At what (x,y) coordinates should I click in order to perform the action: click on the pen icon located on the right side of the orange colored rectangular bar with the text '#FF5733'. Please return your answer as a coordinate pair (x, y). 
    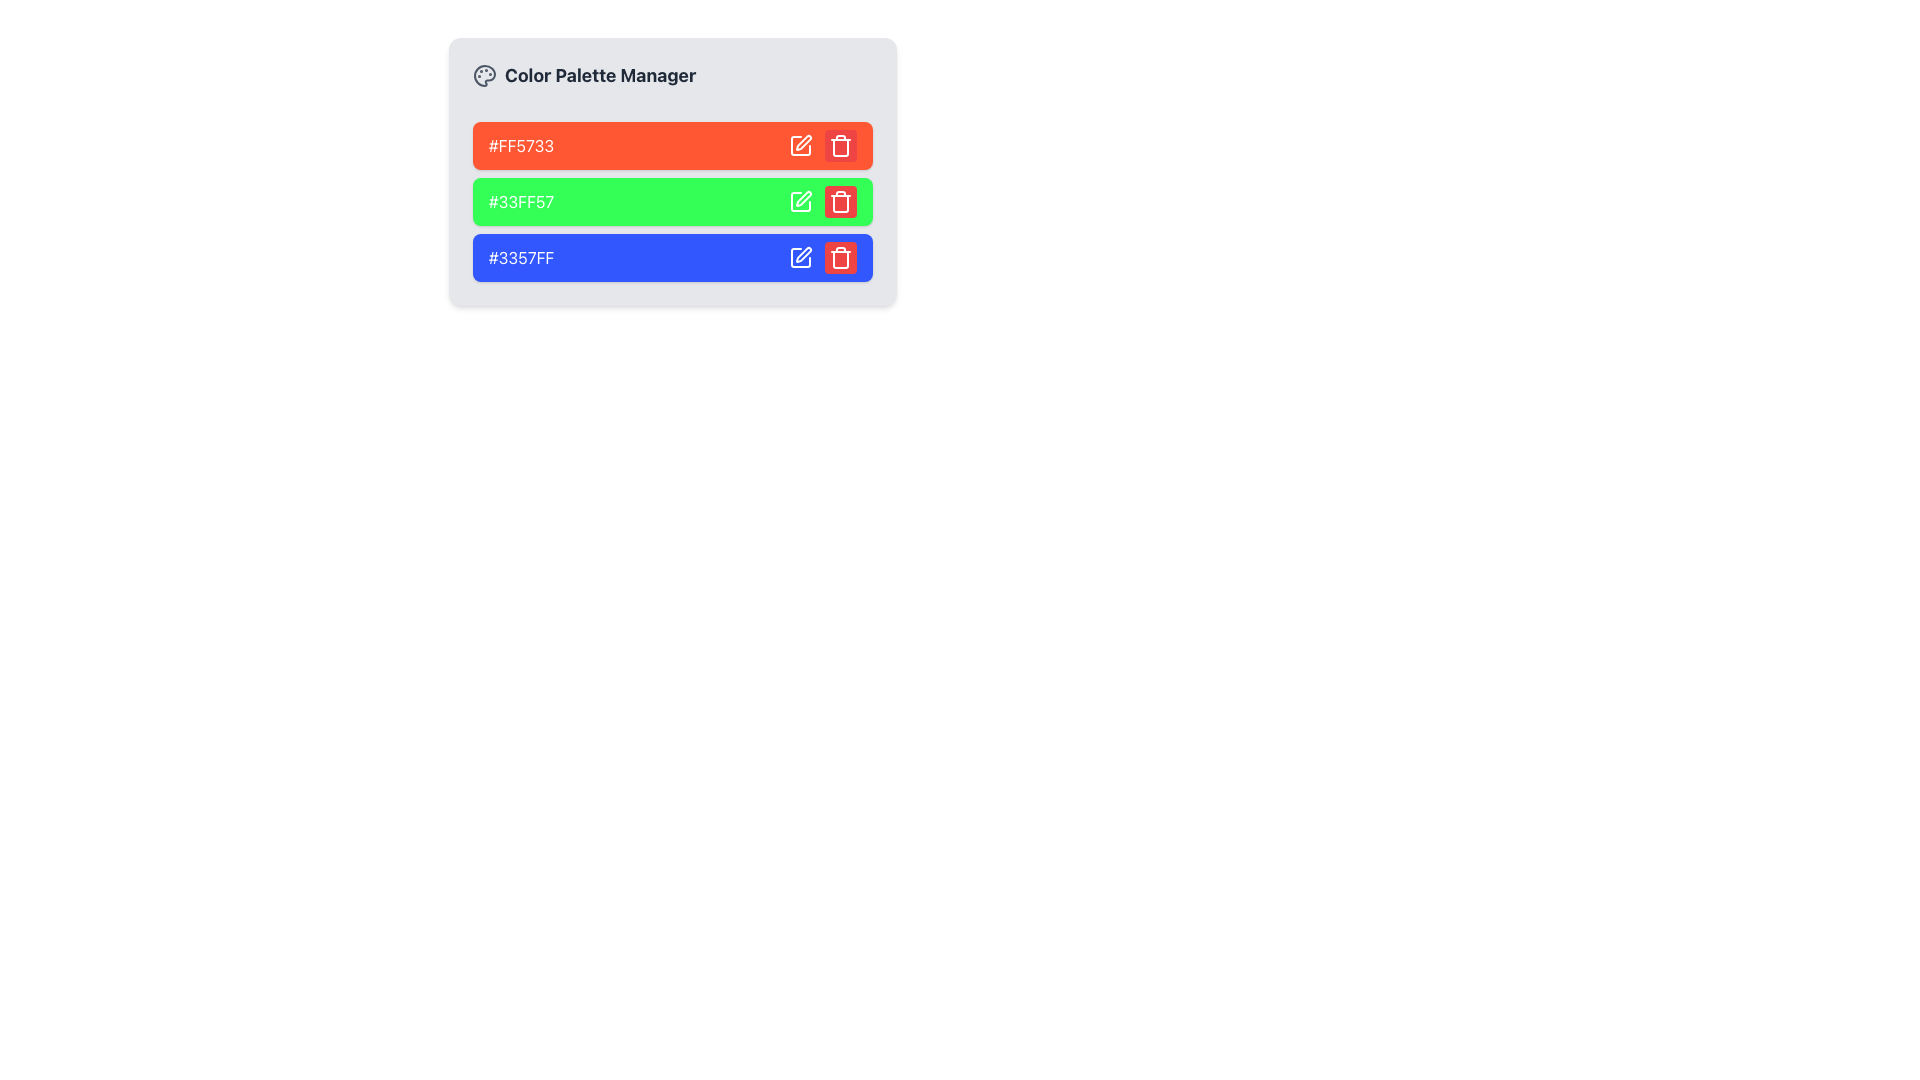
    Looking at the image, I should click on (804, 141).